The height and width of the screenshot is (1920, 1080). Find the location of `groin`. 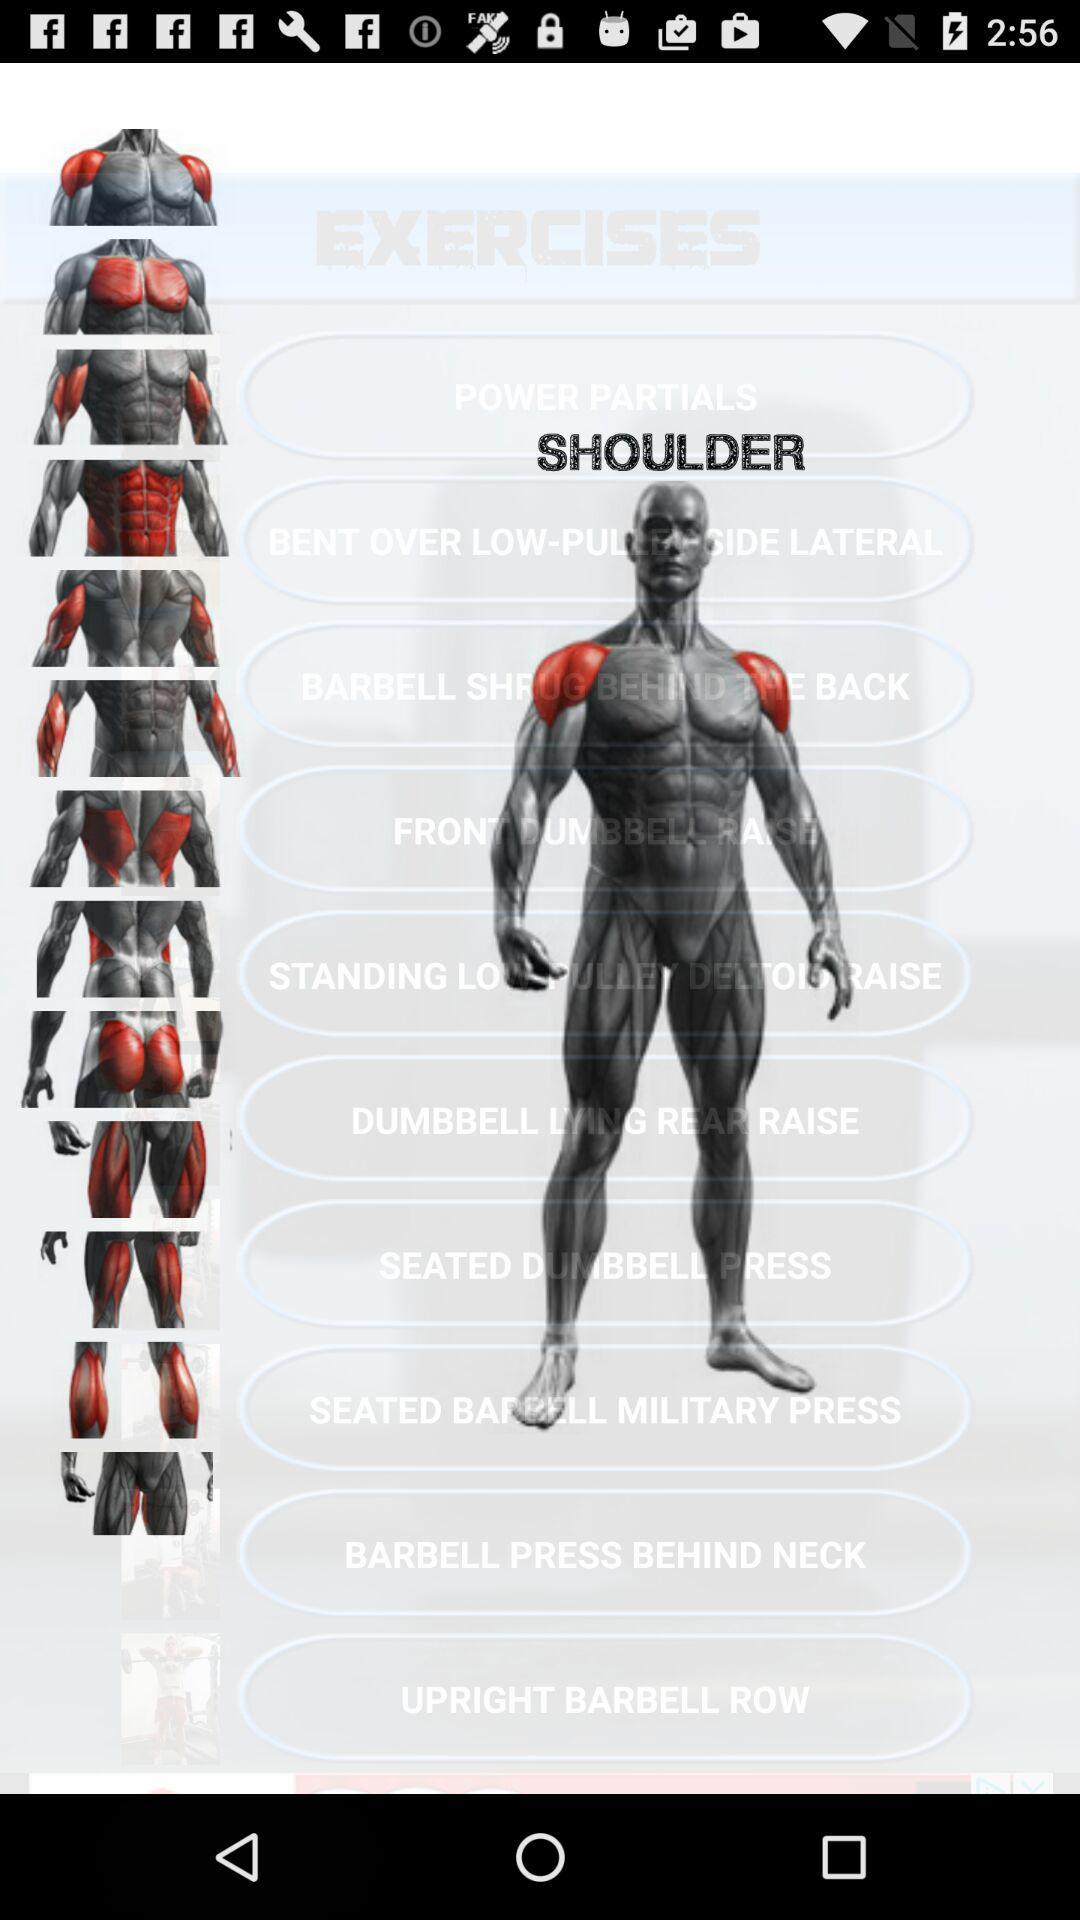

groin is located at coordinates (131, 1493).